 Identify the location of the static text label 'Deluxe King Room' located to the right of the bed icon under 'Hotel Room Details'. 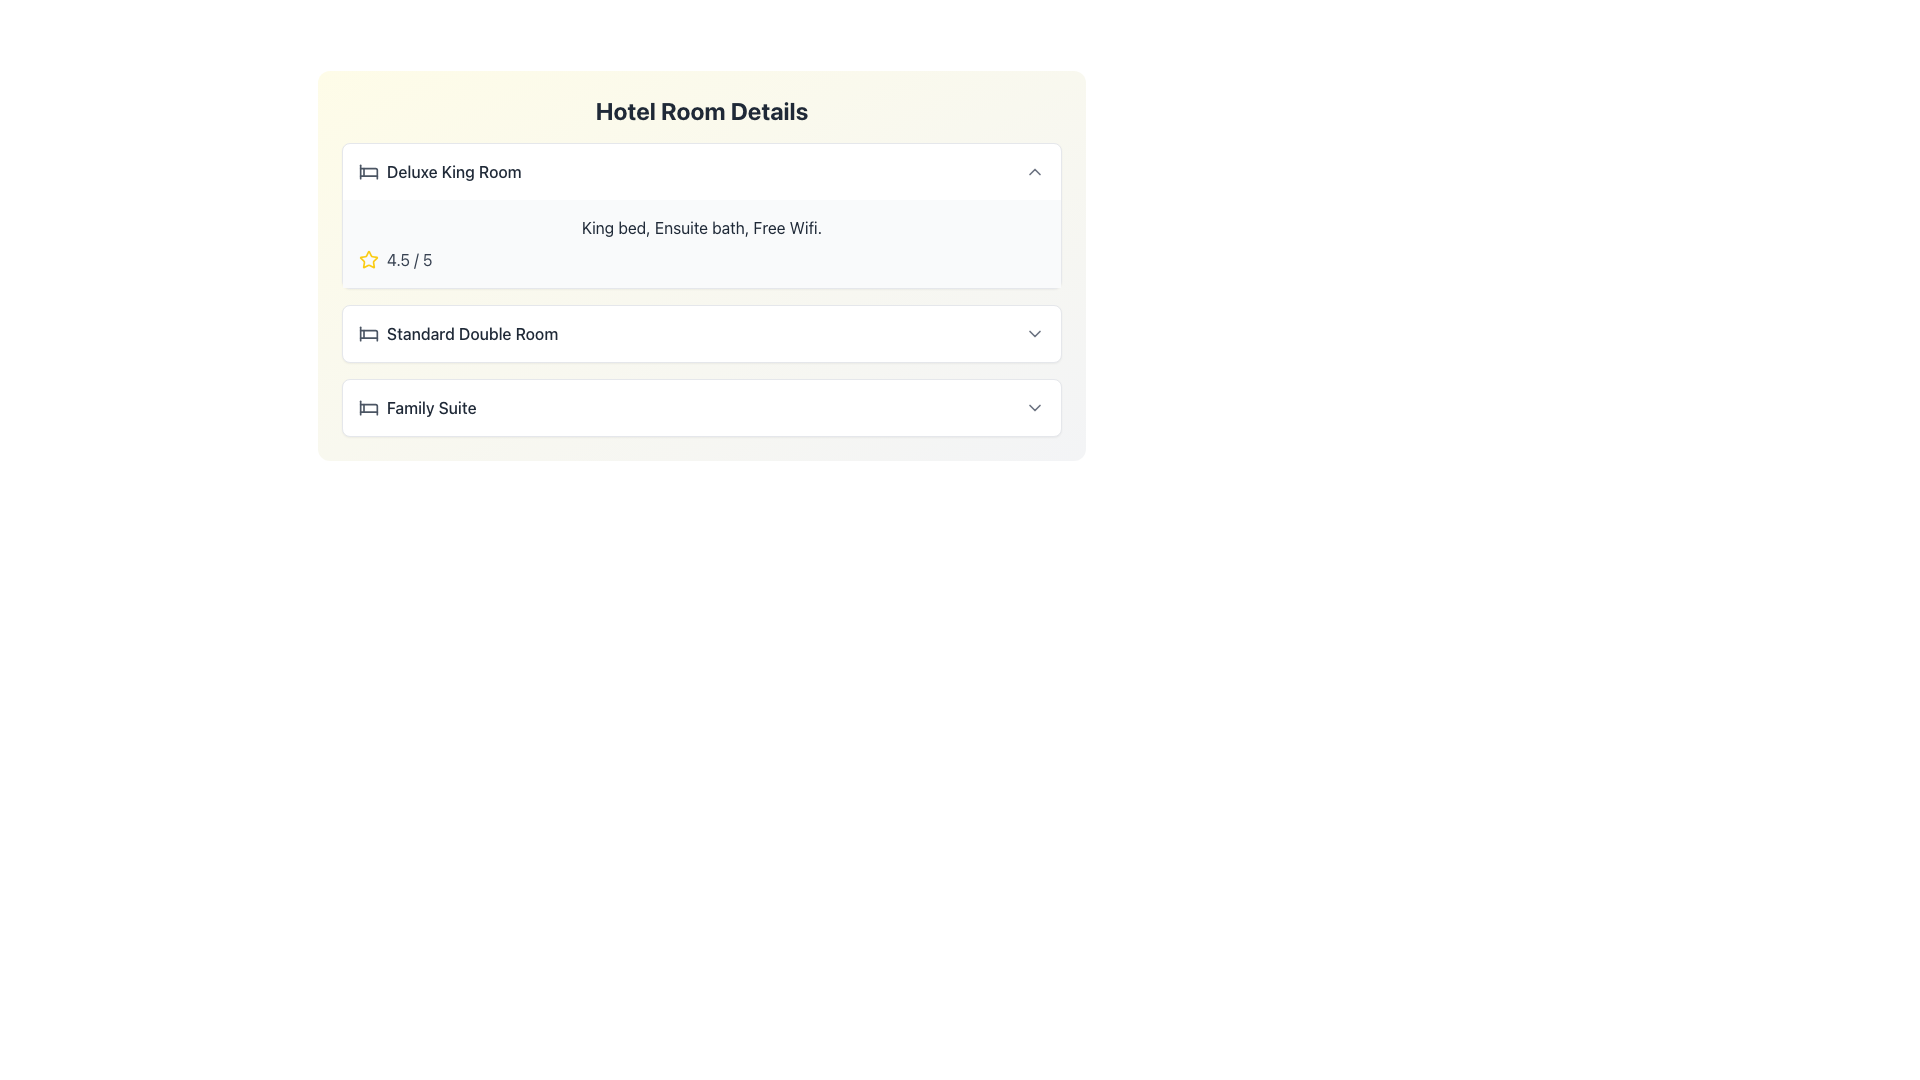
(453, 171).